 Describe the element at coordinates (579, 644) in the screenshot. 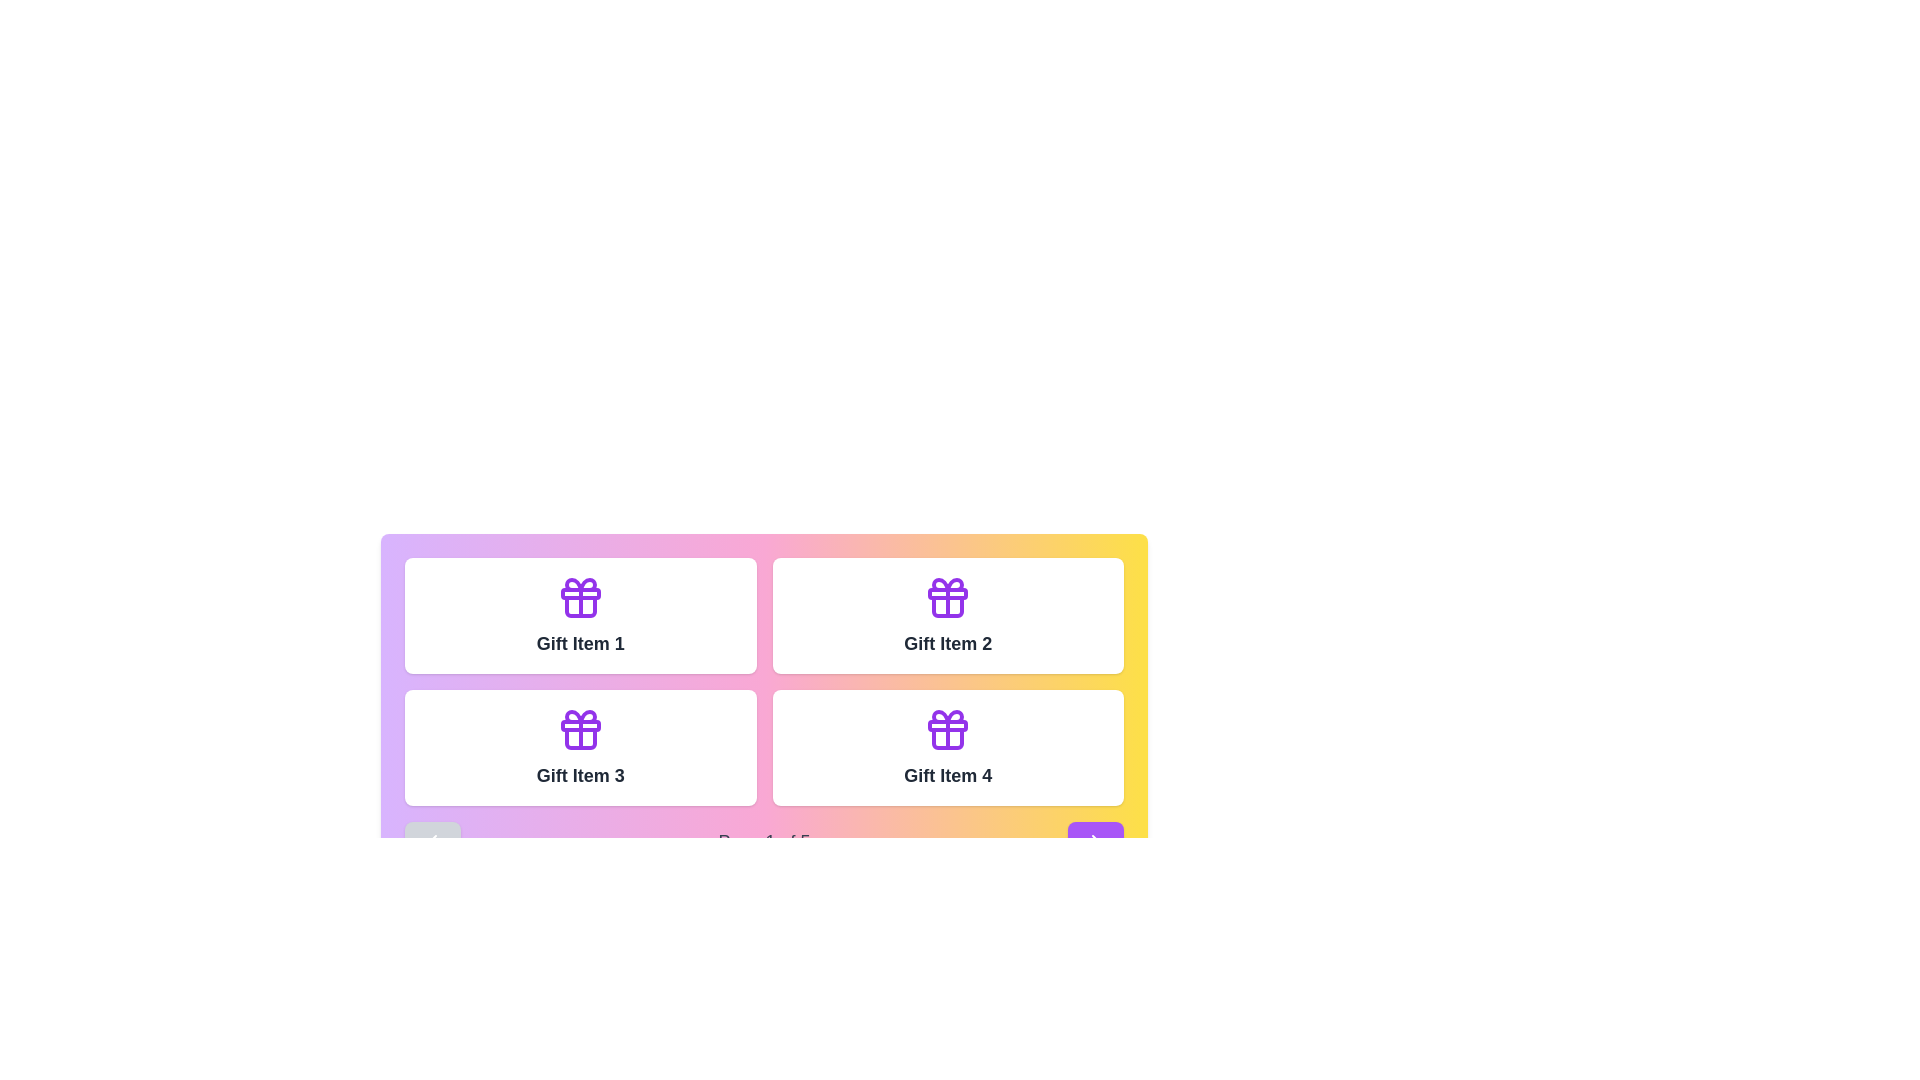

I see `text label that identifies the corresponding gift item displayed in the top-left card of the grid layout, positioned below the gift icon and centrally aligned within the card's bounds` at that location.